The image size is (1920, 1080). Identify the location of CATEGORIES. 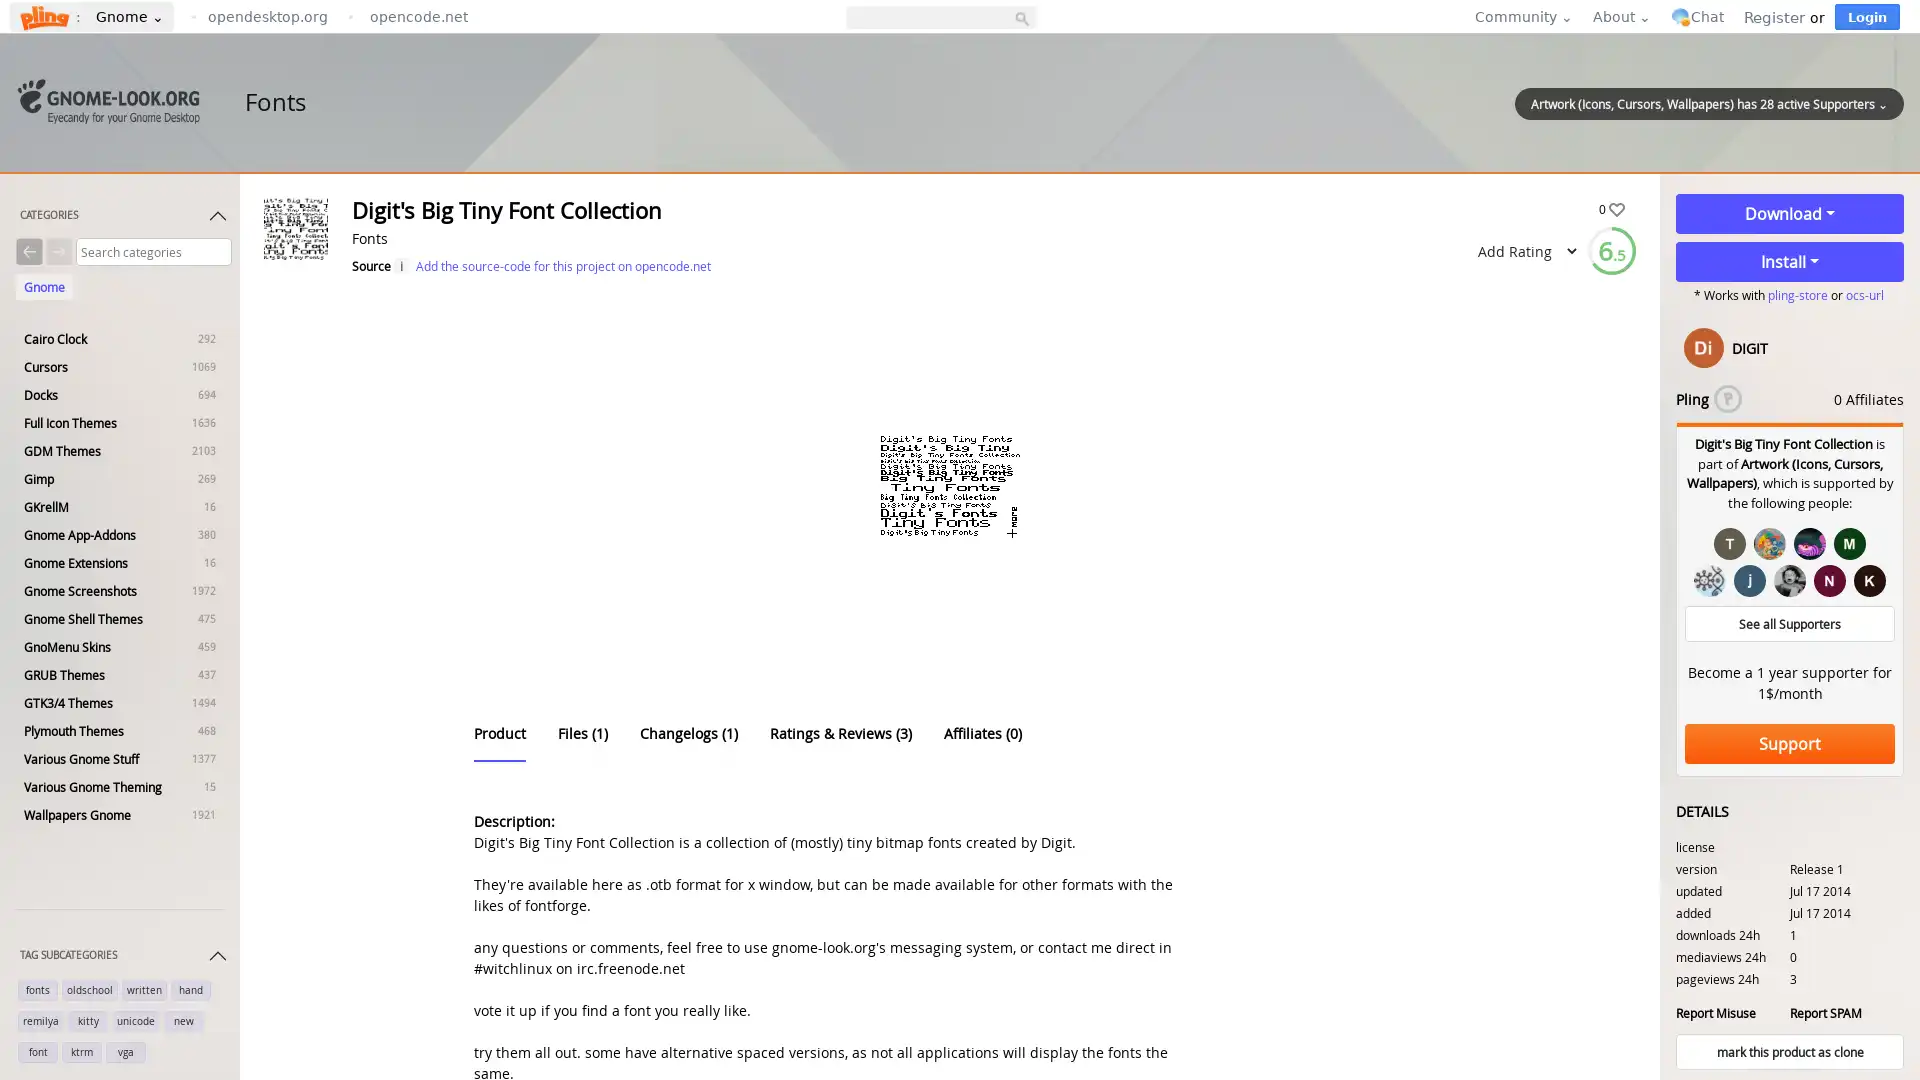
(123, 219).